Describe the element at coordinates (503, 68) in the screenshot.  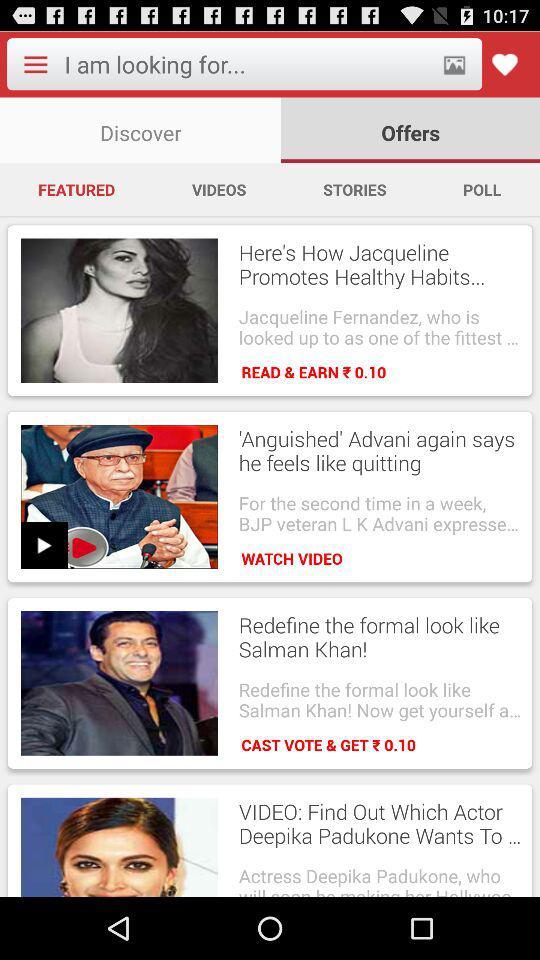
I see `the favorite icon` at that location.